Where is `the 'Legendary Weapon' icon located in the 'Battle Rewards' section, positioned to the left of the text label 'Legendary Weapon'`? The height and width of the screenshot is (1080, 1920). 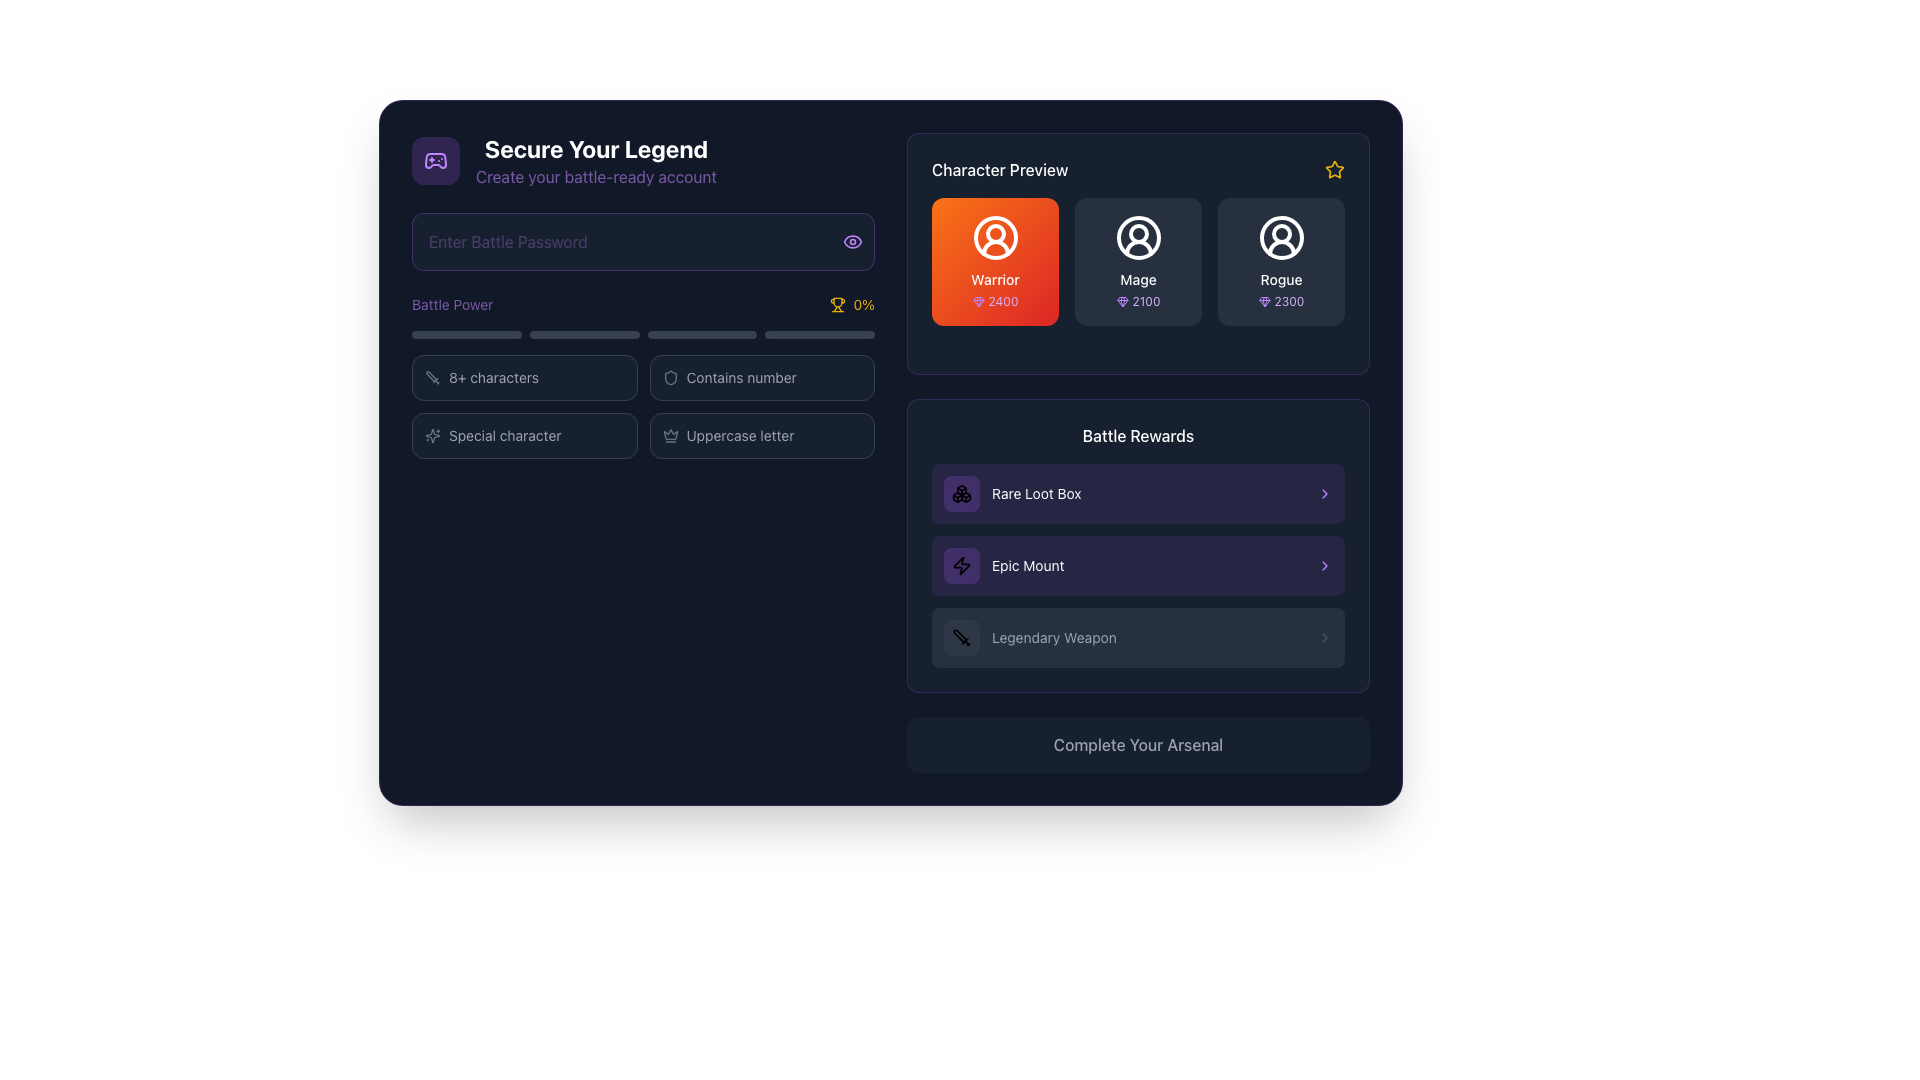
the 'Legendary Weapon' icon located in the 'Battle Rewards' section, positioned to the left of the text label 'Legendary Weapon' is located at coordinates (961, 637).